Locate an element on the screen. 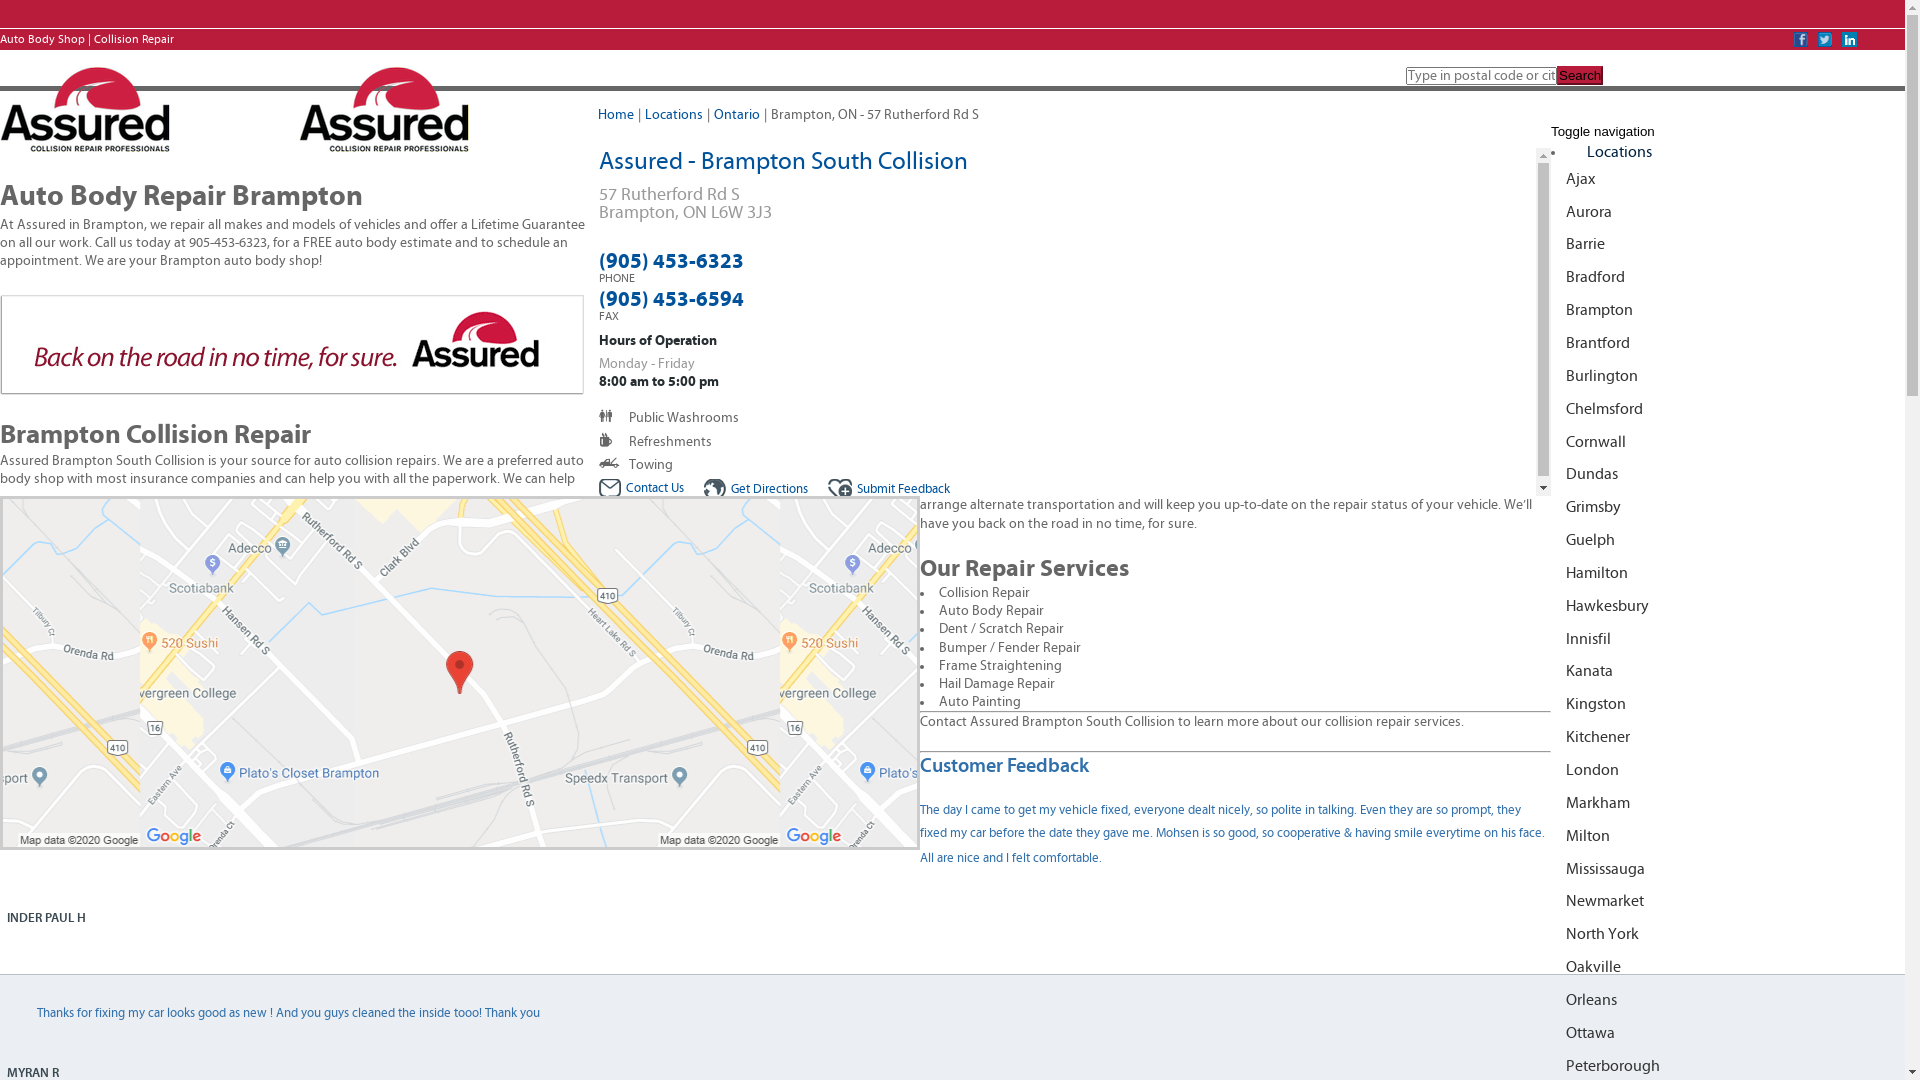 The width and height of the screenshot is (1920, 1080). 'London' is located at coordinates (1549, 769).